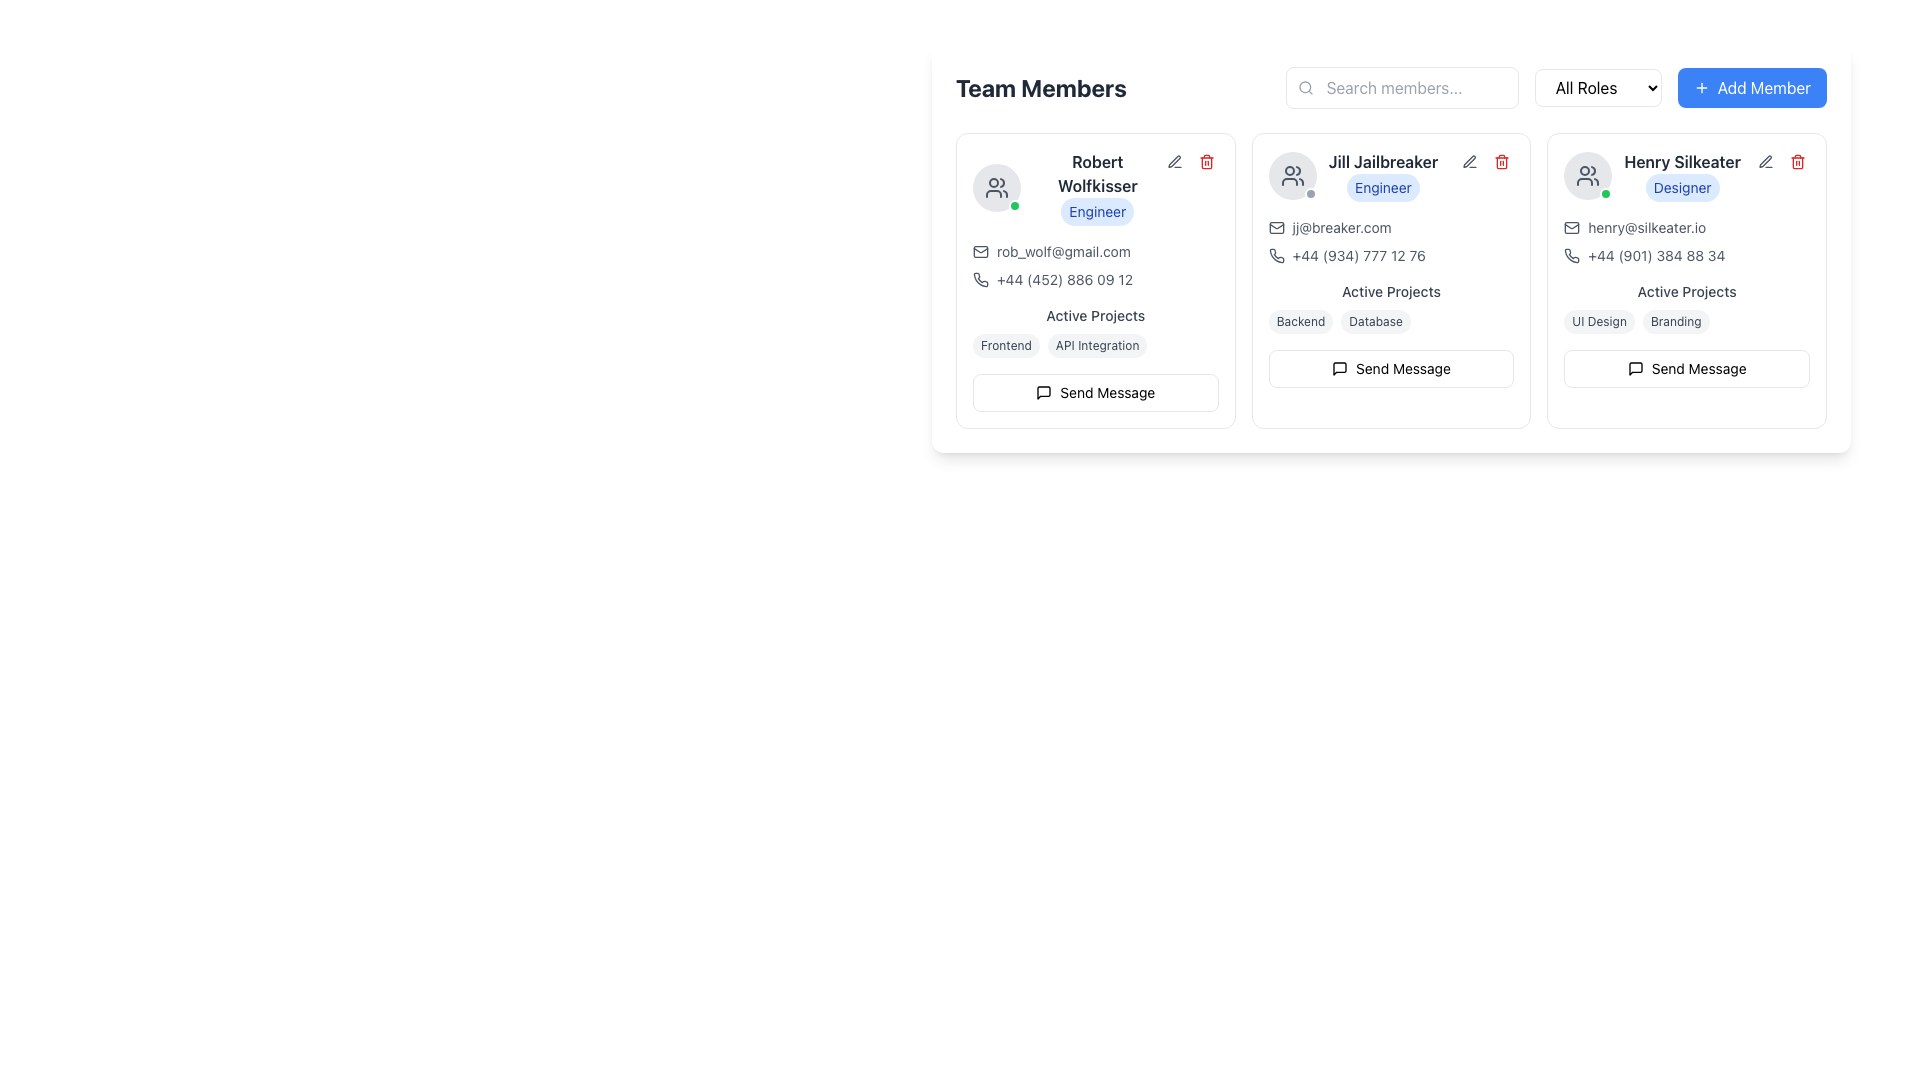 The image size is (1920, 1080). I want to click on the small gray pen icon button located in the top-right corner of Robert Wolfkisser's profile card, so click(1174, 161).